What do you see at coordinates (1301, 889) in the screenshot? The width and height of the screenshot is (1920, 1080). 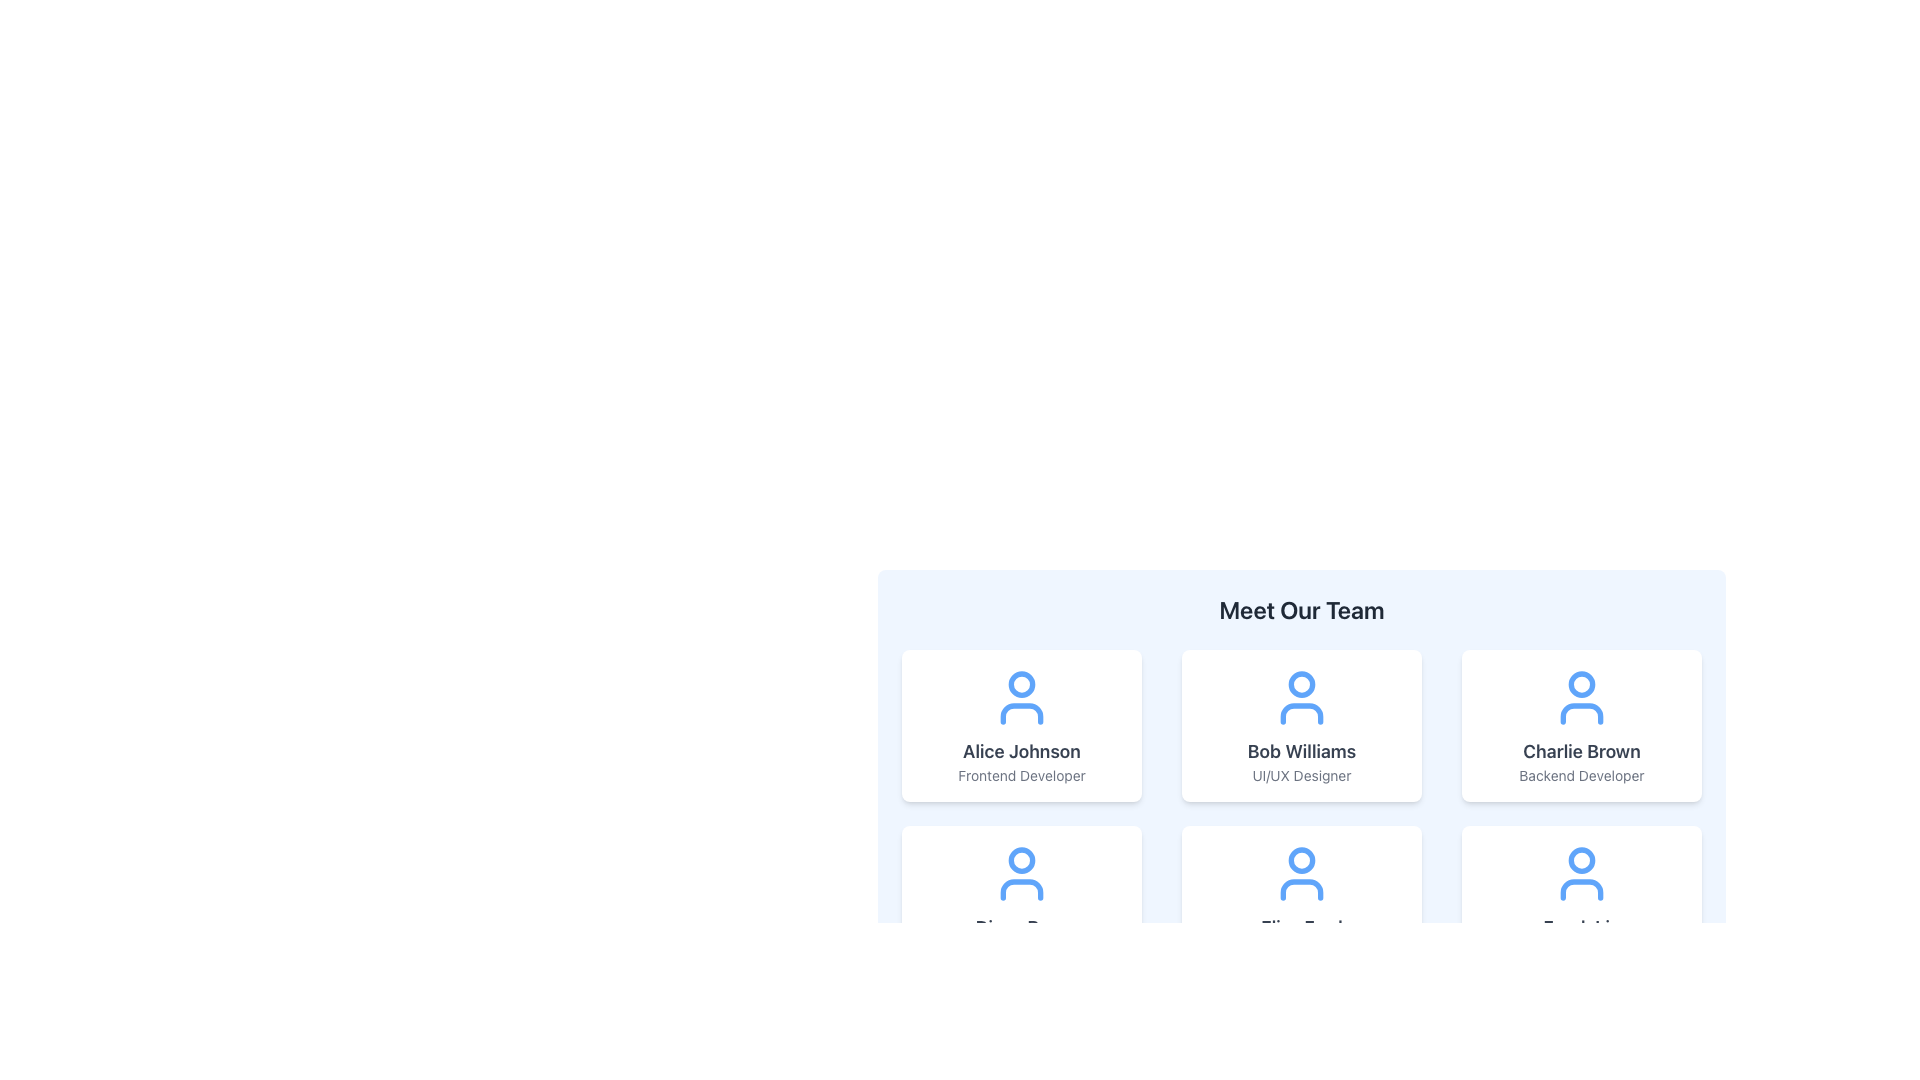 I see `the decorative graphical component within the SVG icon located centrally in the second row's middle card of the team member profiles` at bounding box center [1301, 889].